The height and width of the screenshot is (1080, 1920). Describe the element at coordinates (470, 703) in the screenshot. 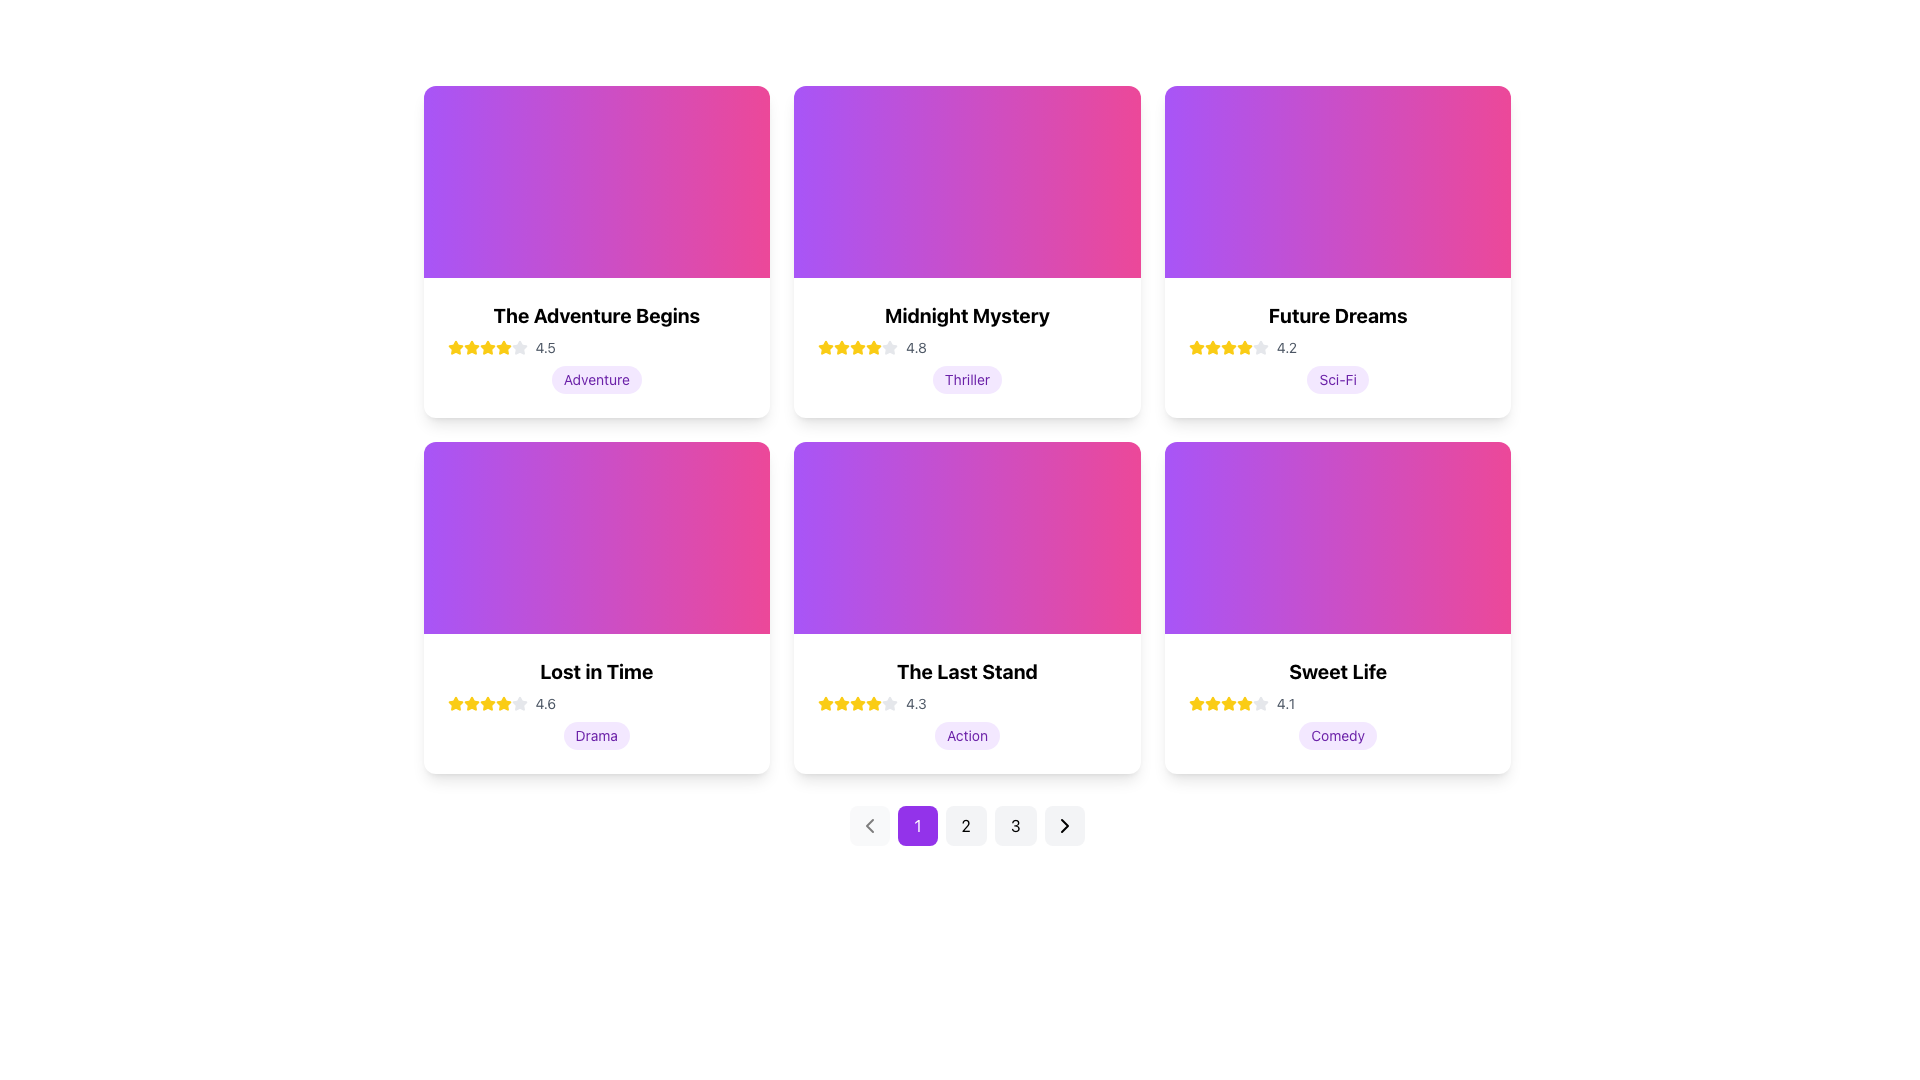

I see `the second yellow star icon used for rating under the 'Lost in Time' movie card` at that location.